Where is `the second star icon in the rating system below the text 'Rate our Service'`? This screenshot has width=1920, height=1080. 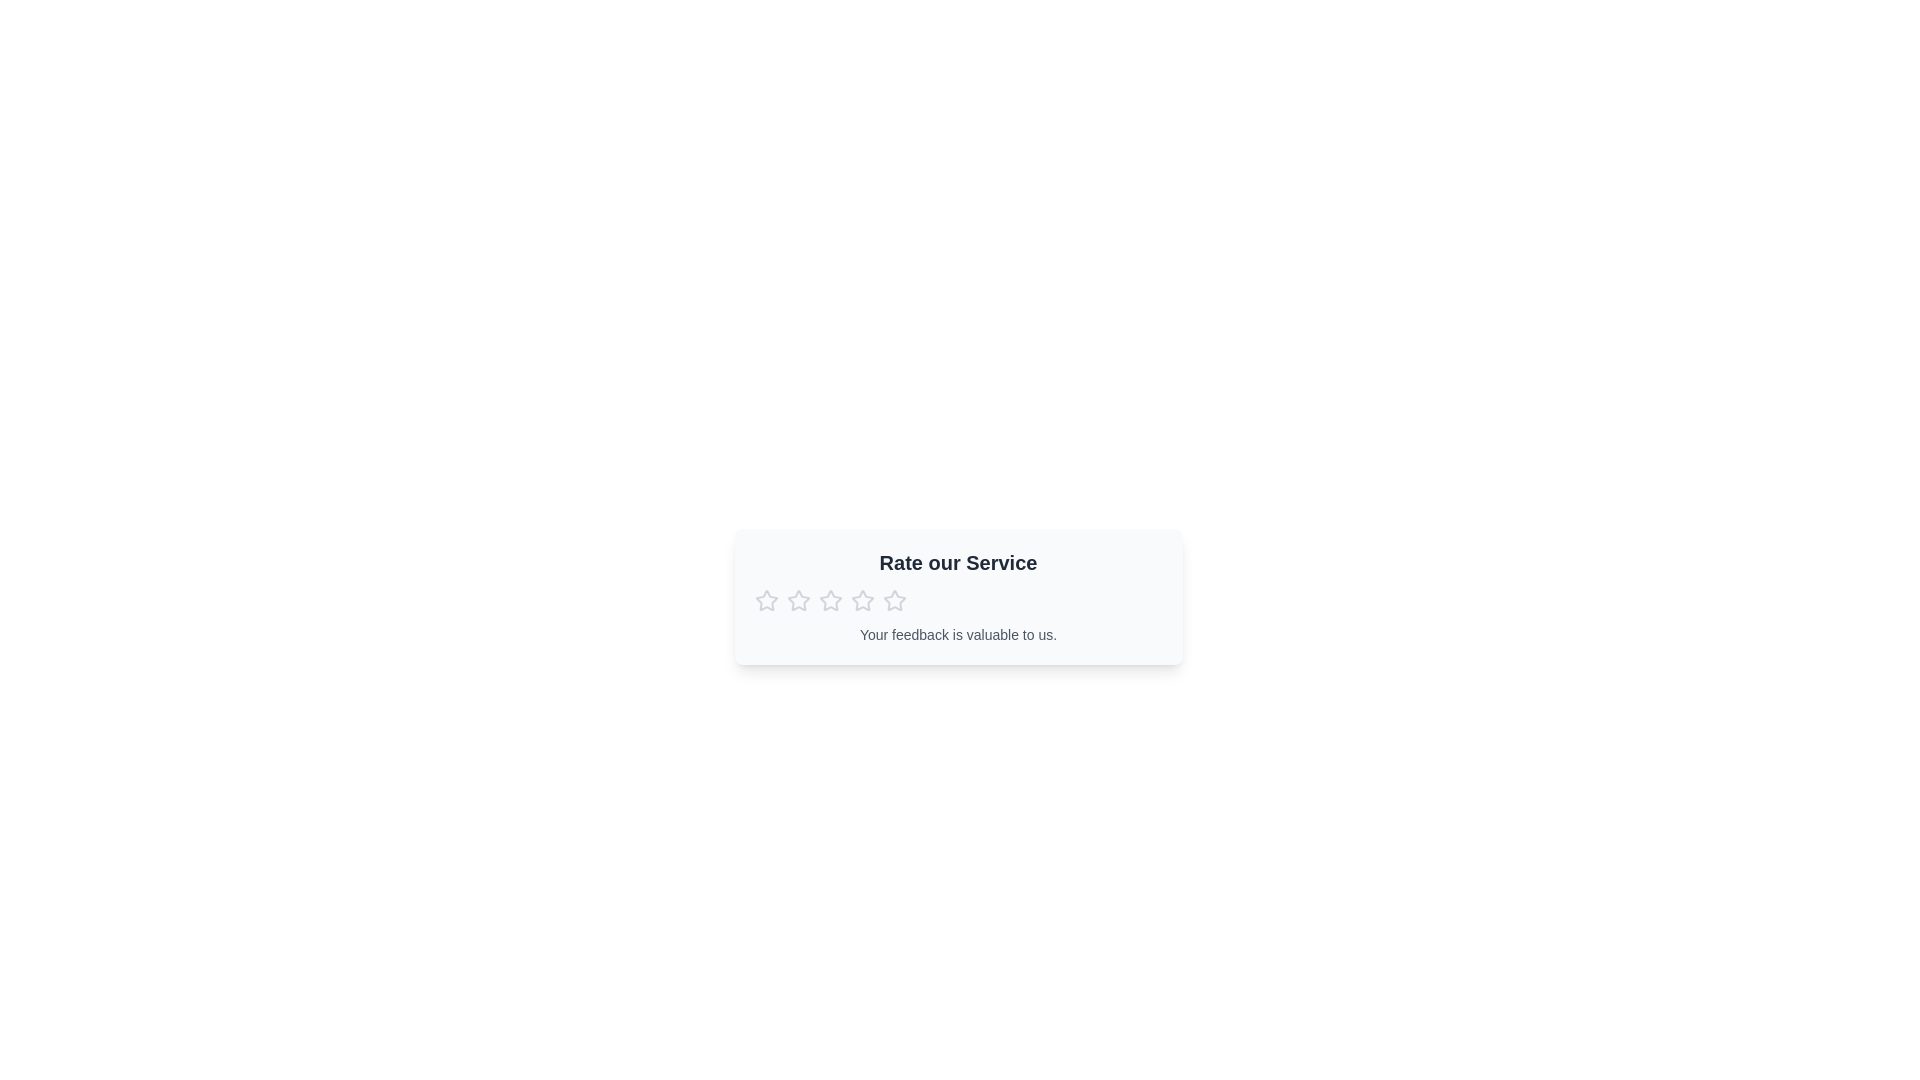
the second star icon in the rating system below the text 'Rate our Service' is located at coordinates (830, 599).